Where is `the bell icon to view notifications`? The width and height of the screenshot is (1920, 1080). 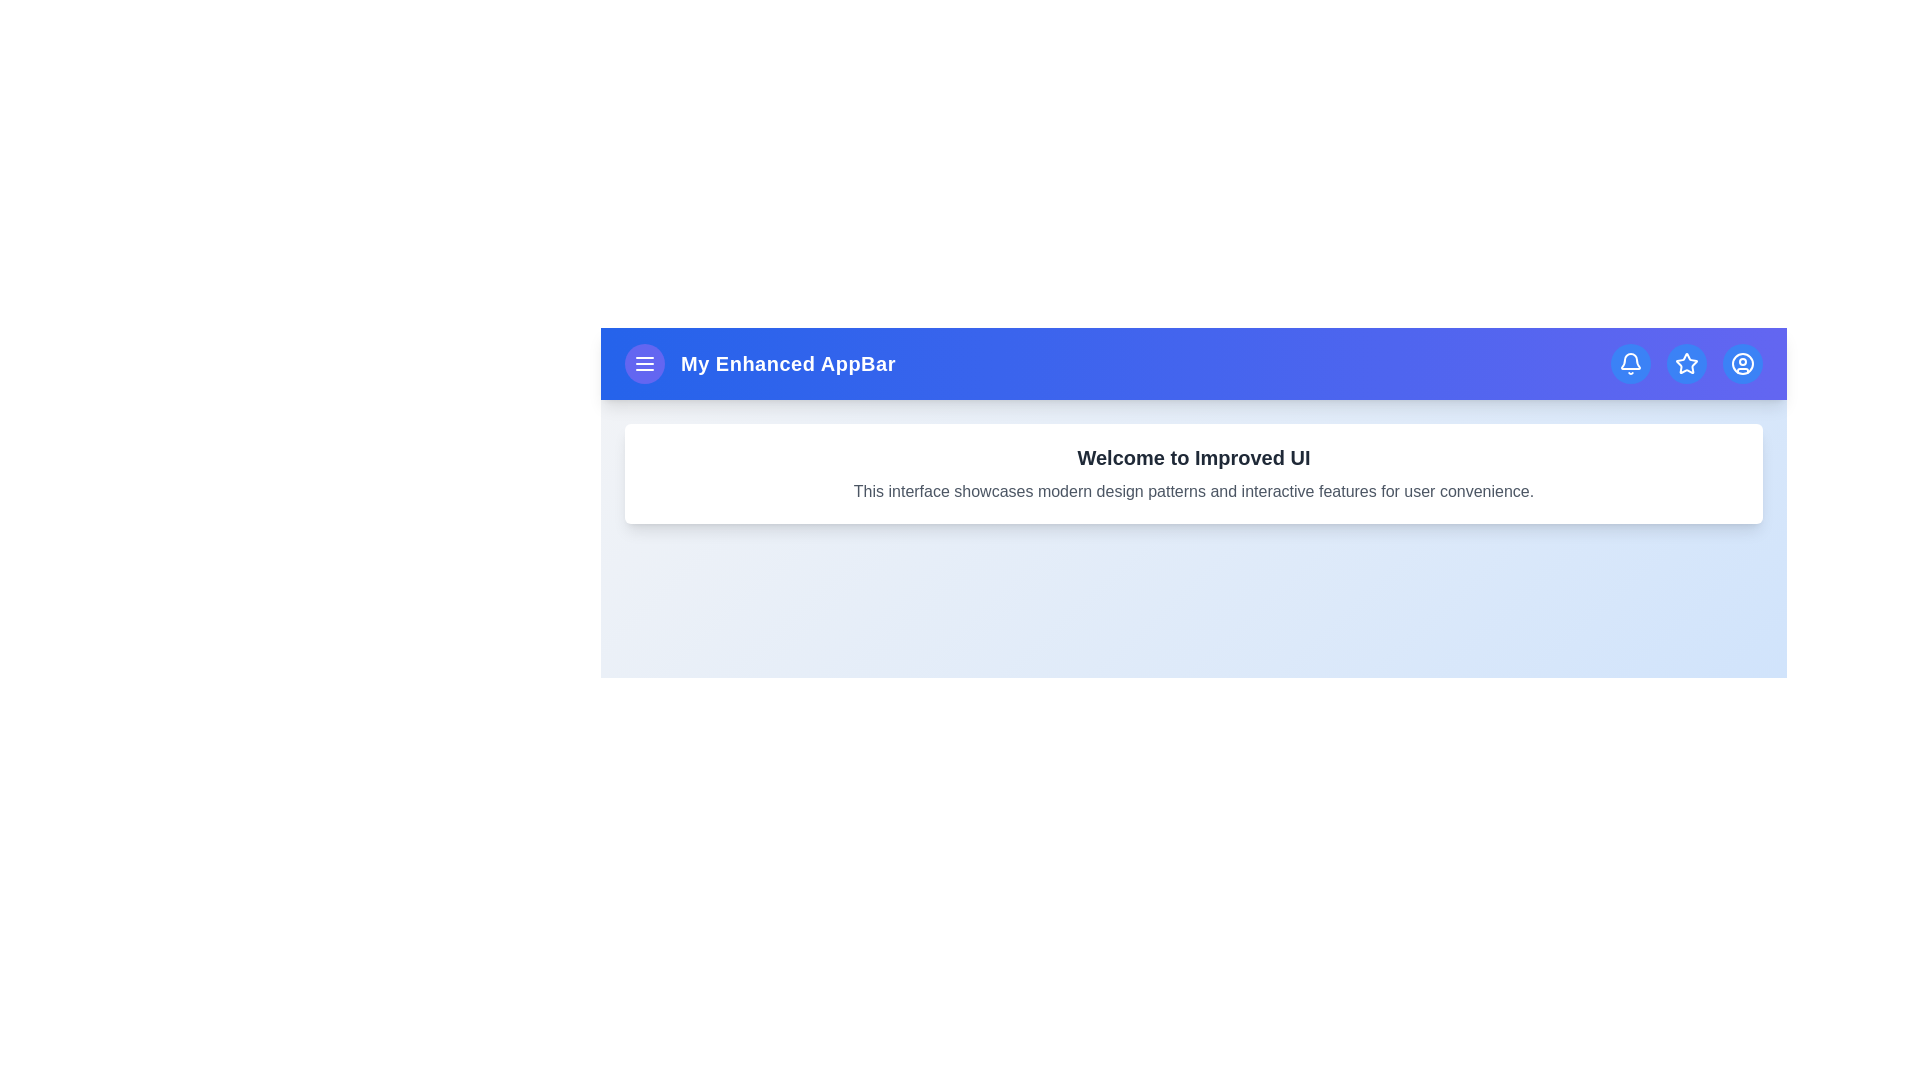
the bell icon to view notifications is located at coordinates (1631, 363).